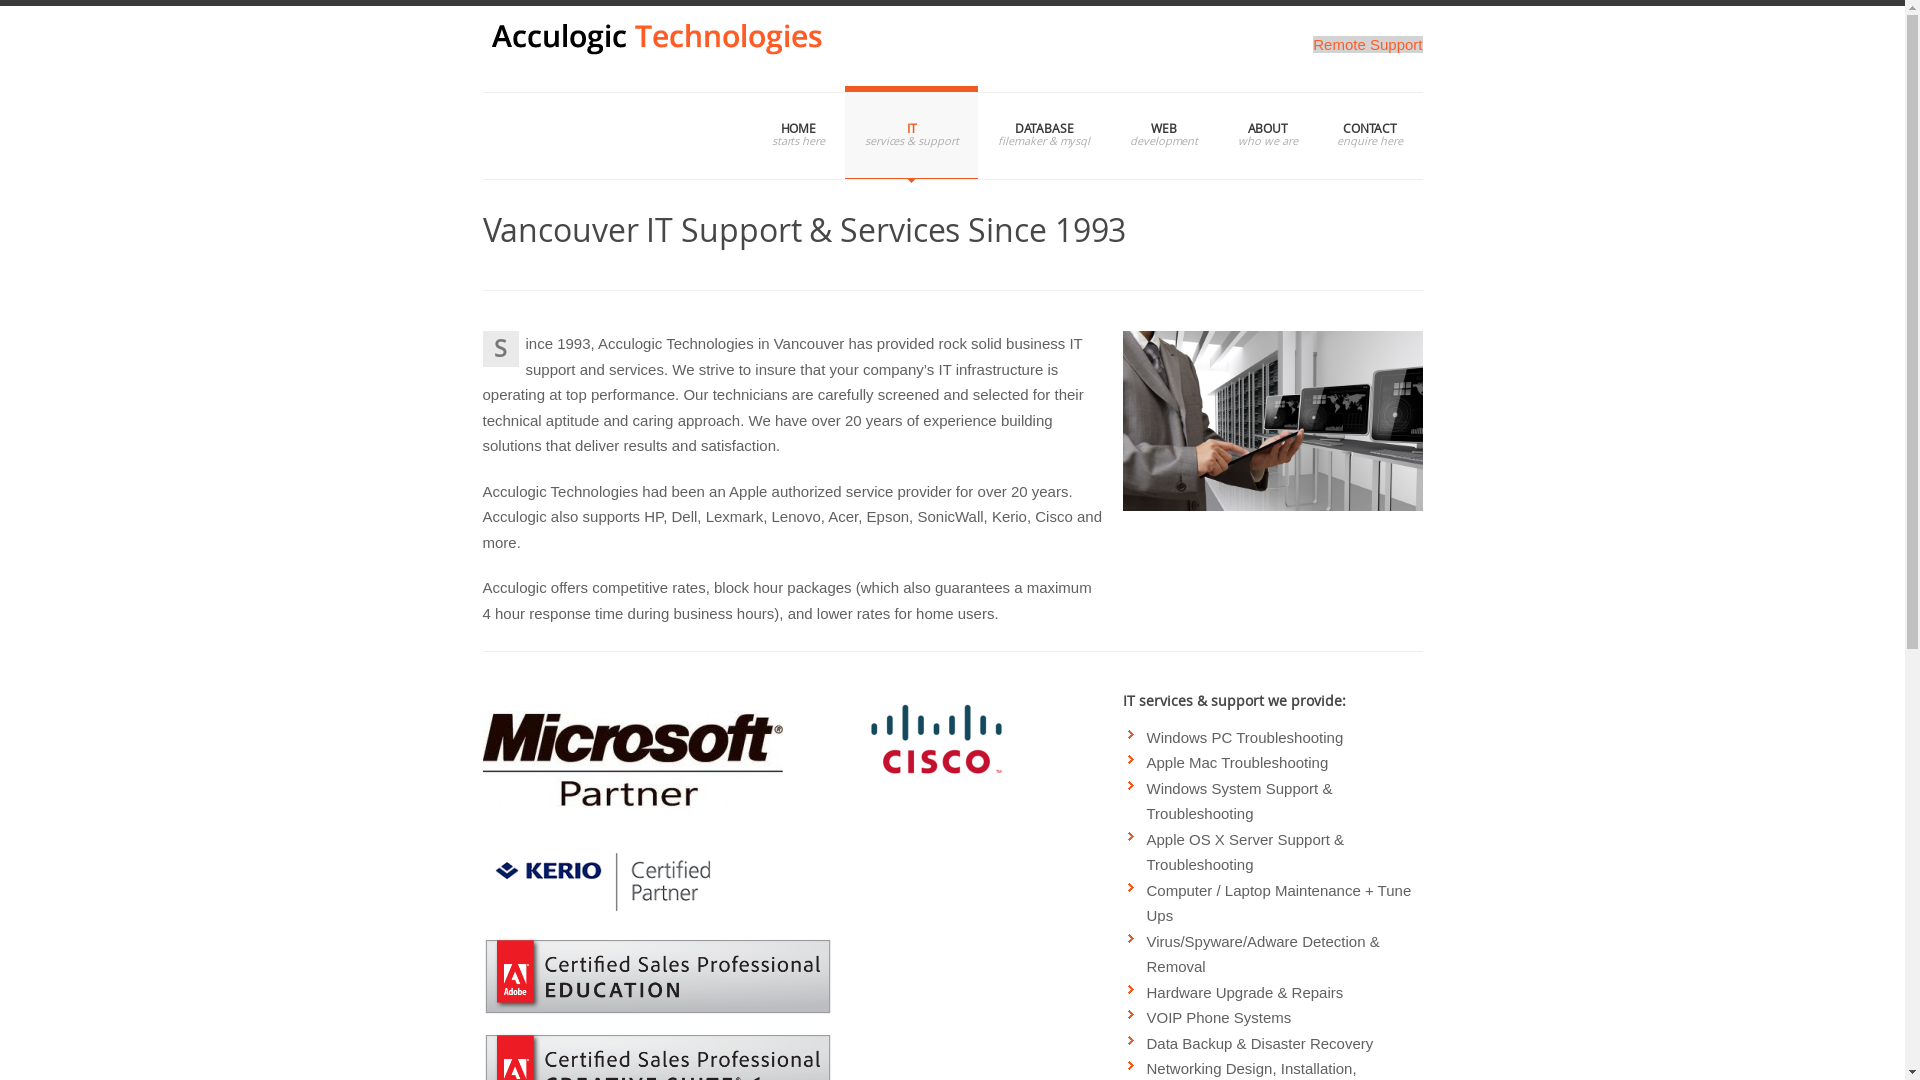 Image resolution: width=1920 pixels, height=1080 pixels. Describe the element at coordinates (751, 132) in the screenshot. I see `'HOME'` at that location.